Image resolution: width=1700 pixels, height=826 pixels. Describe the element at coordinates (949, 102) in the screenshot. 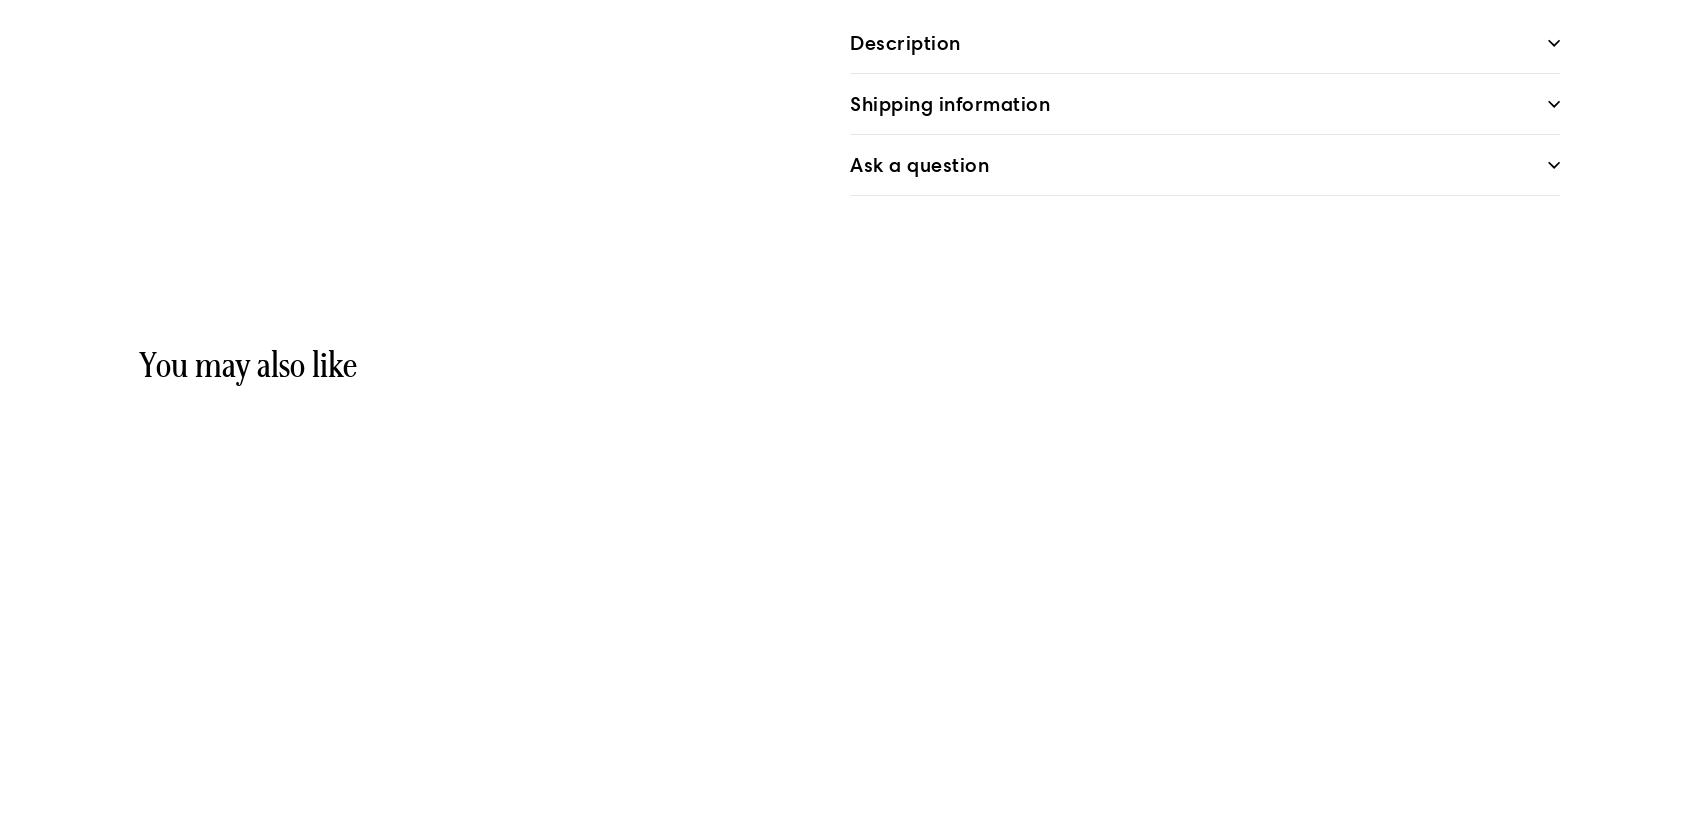

I see `'Shipping information'` at that location.